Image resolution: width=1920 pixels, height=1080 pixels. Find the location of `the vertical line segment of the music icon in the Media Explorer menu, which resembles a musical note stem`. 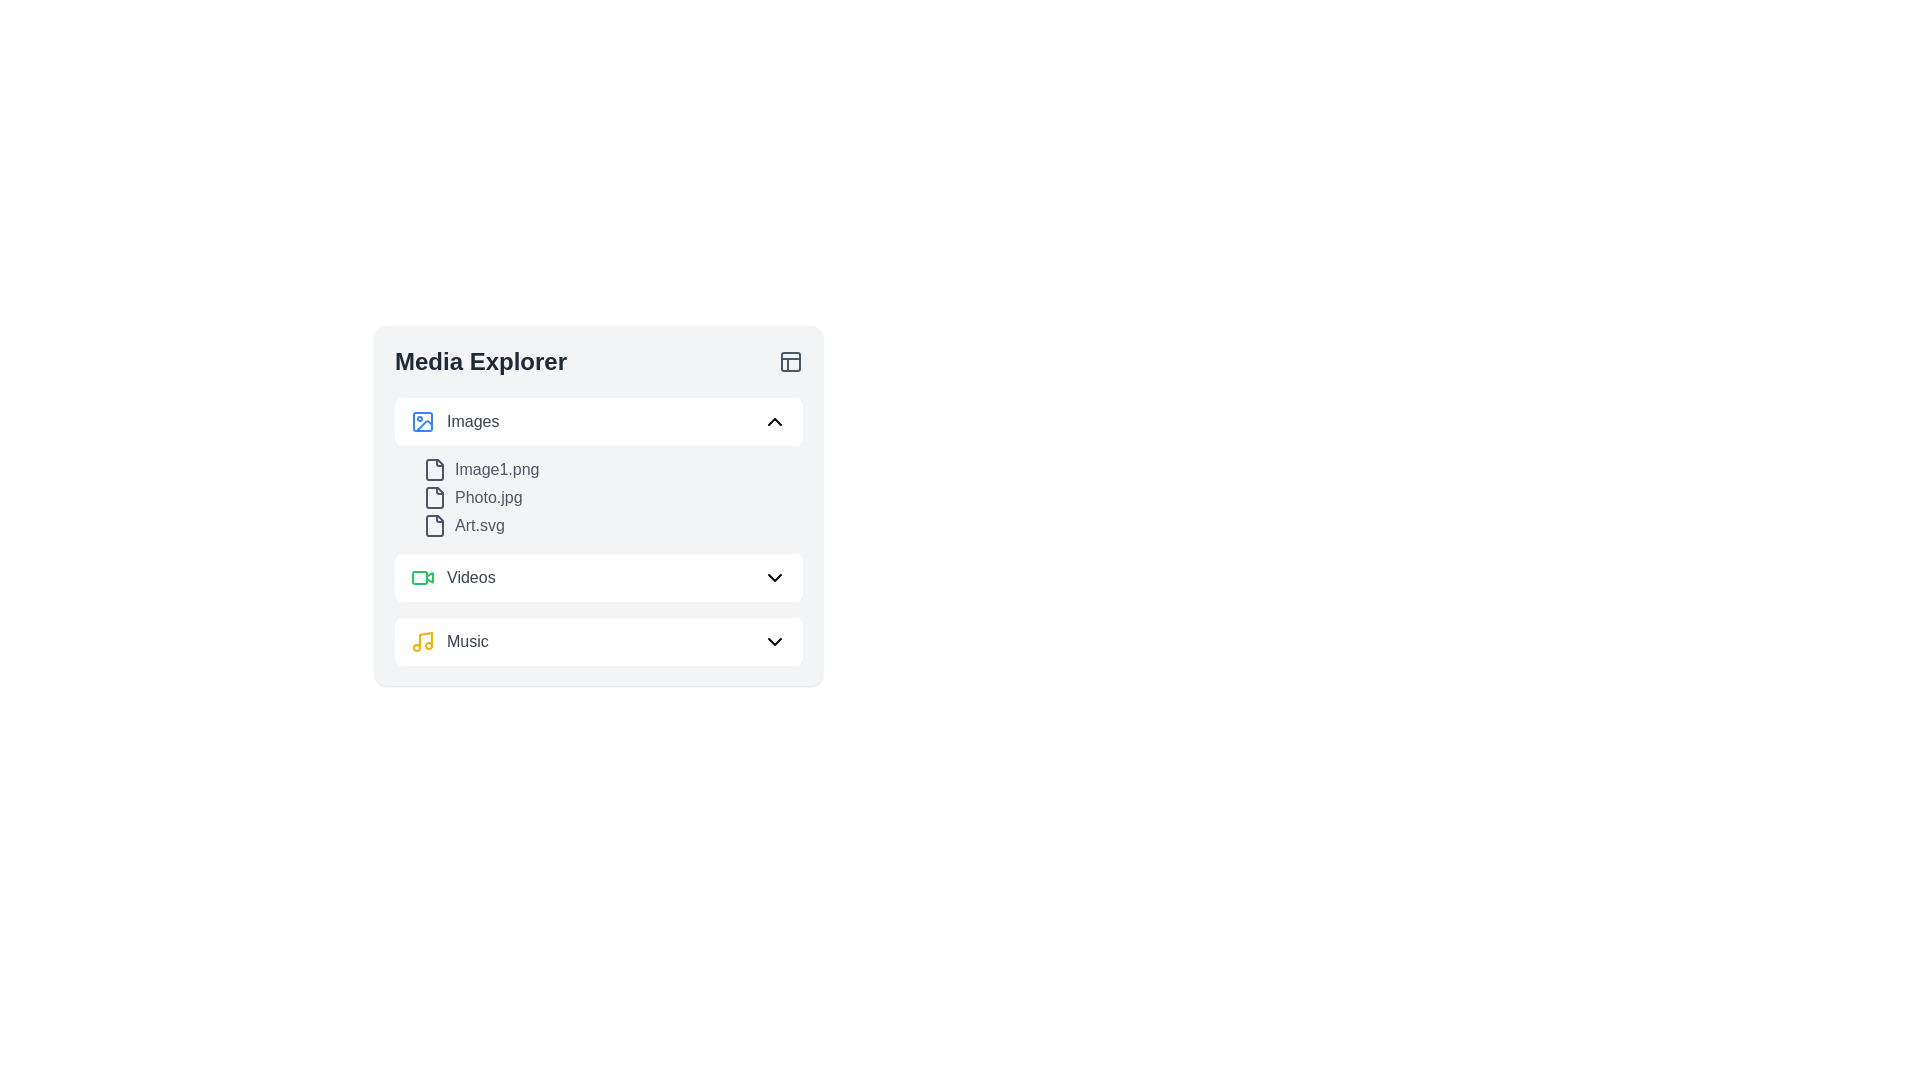

the vertical line segment of the music icon in the Media Explorer menu, which resembles a musical note stem is located at coordinates (425, 640).